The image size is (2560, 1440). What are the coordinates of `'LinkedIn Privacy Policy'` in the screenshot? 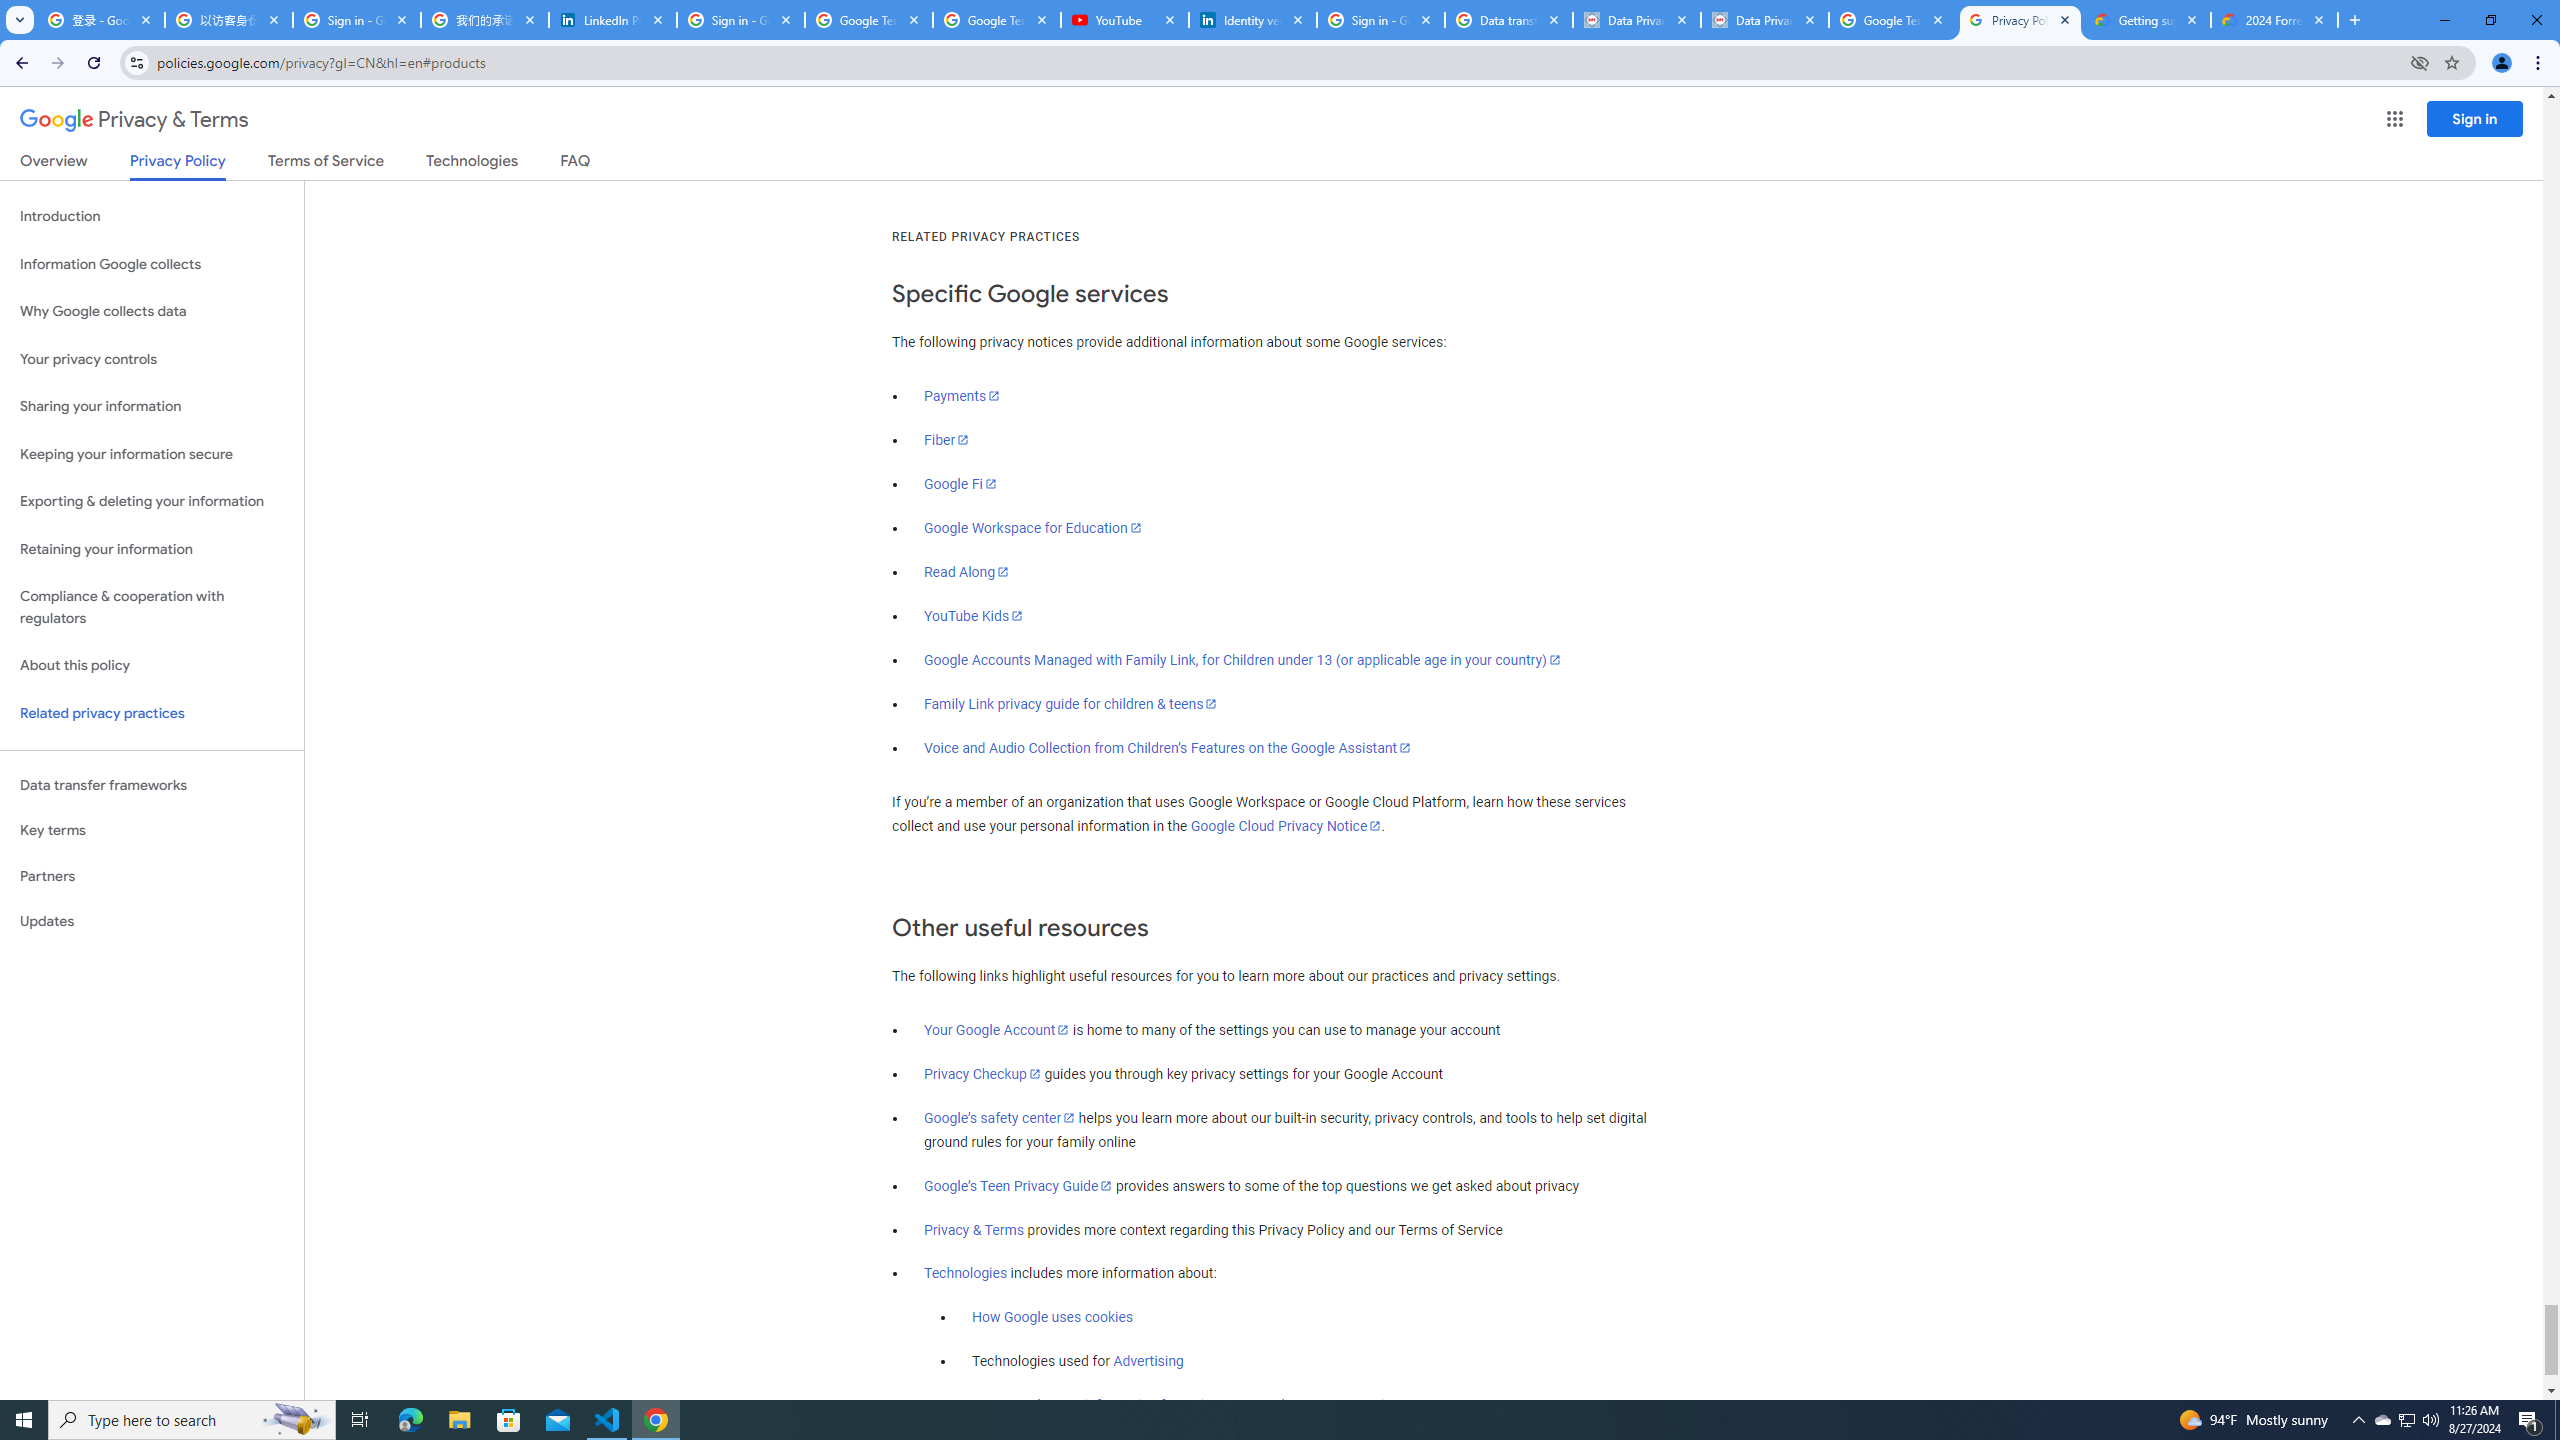 It's located at (612, 19).